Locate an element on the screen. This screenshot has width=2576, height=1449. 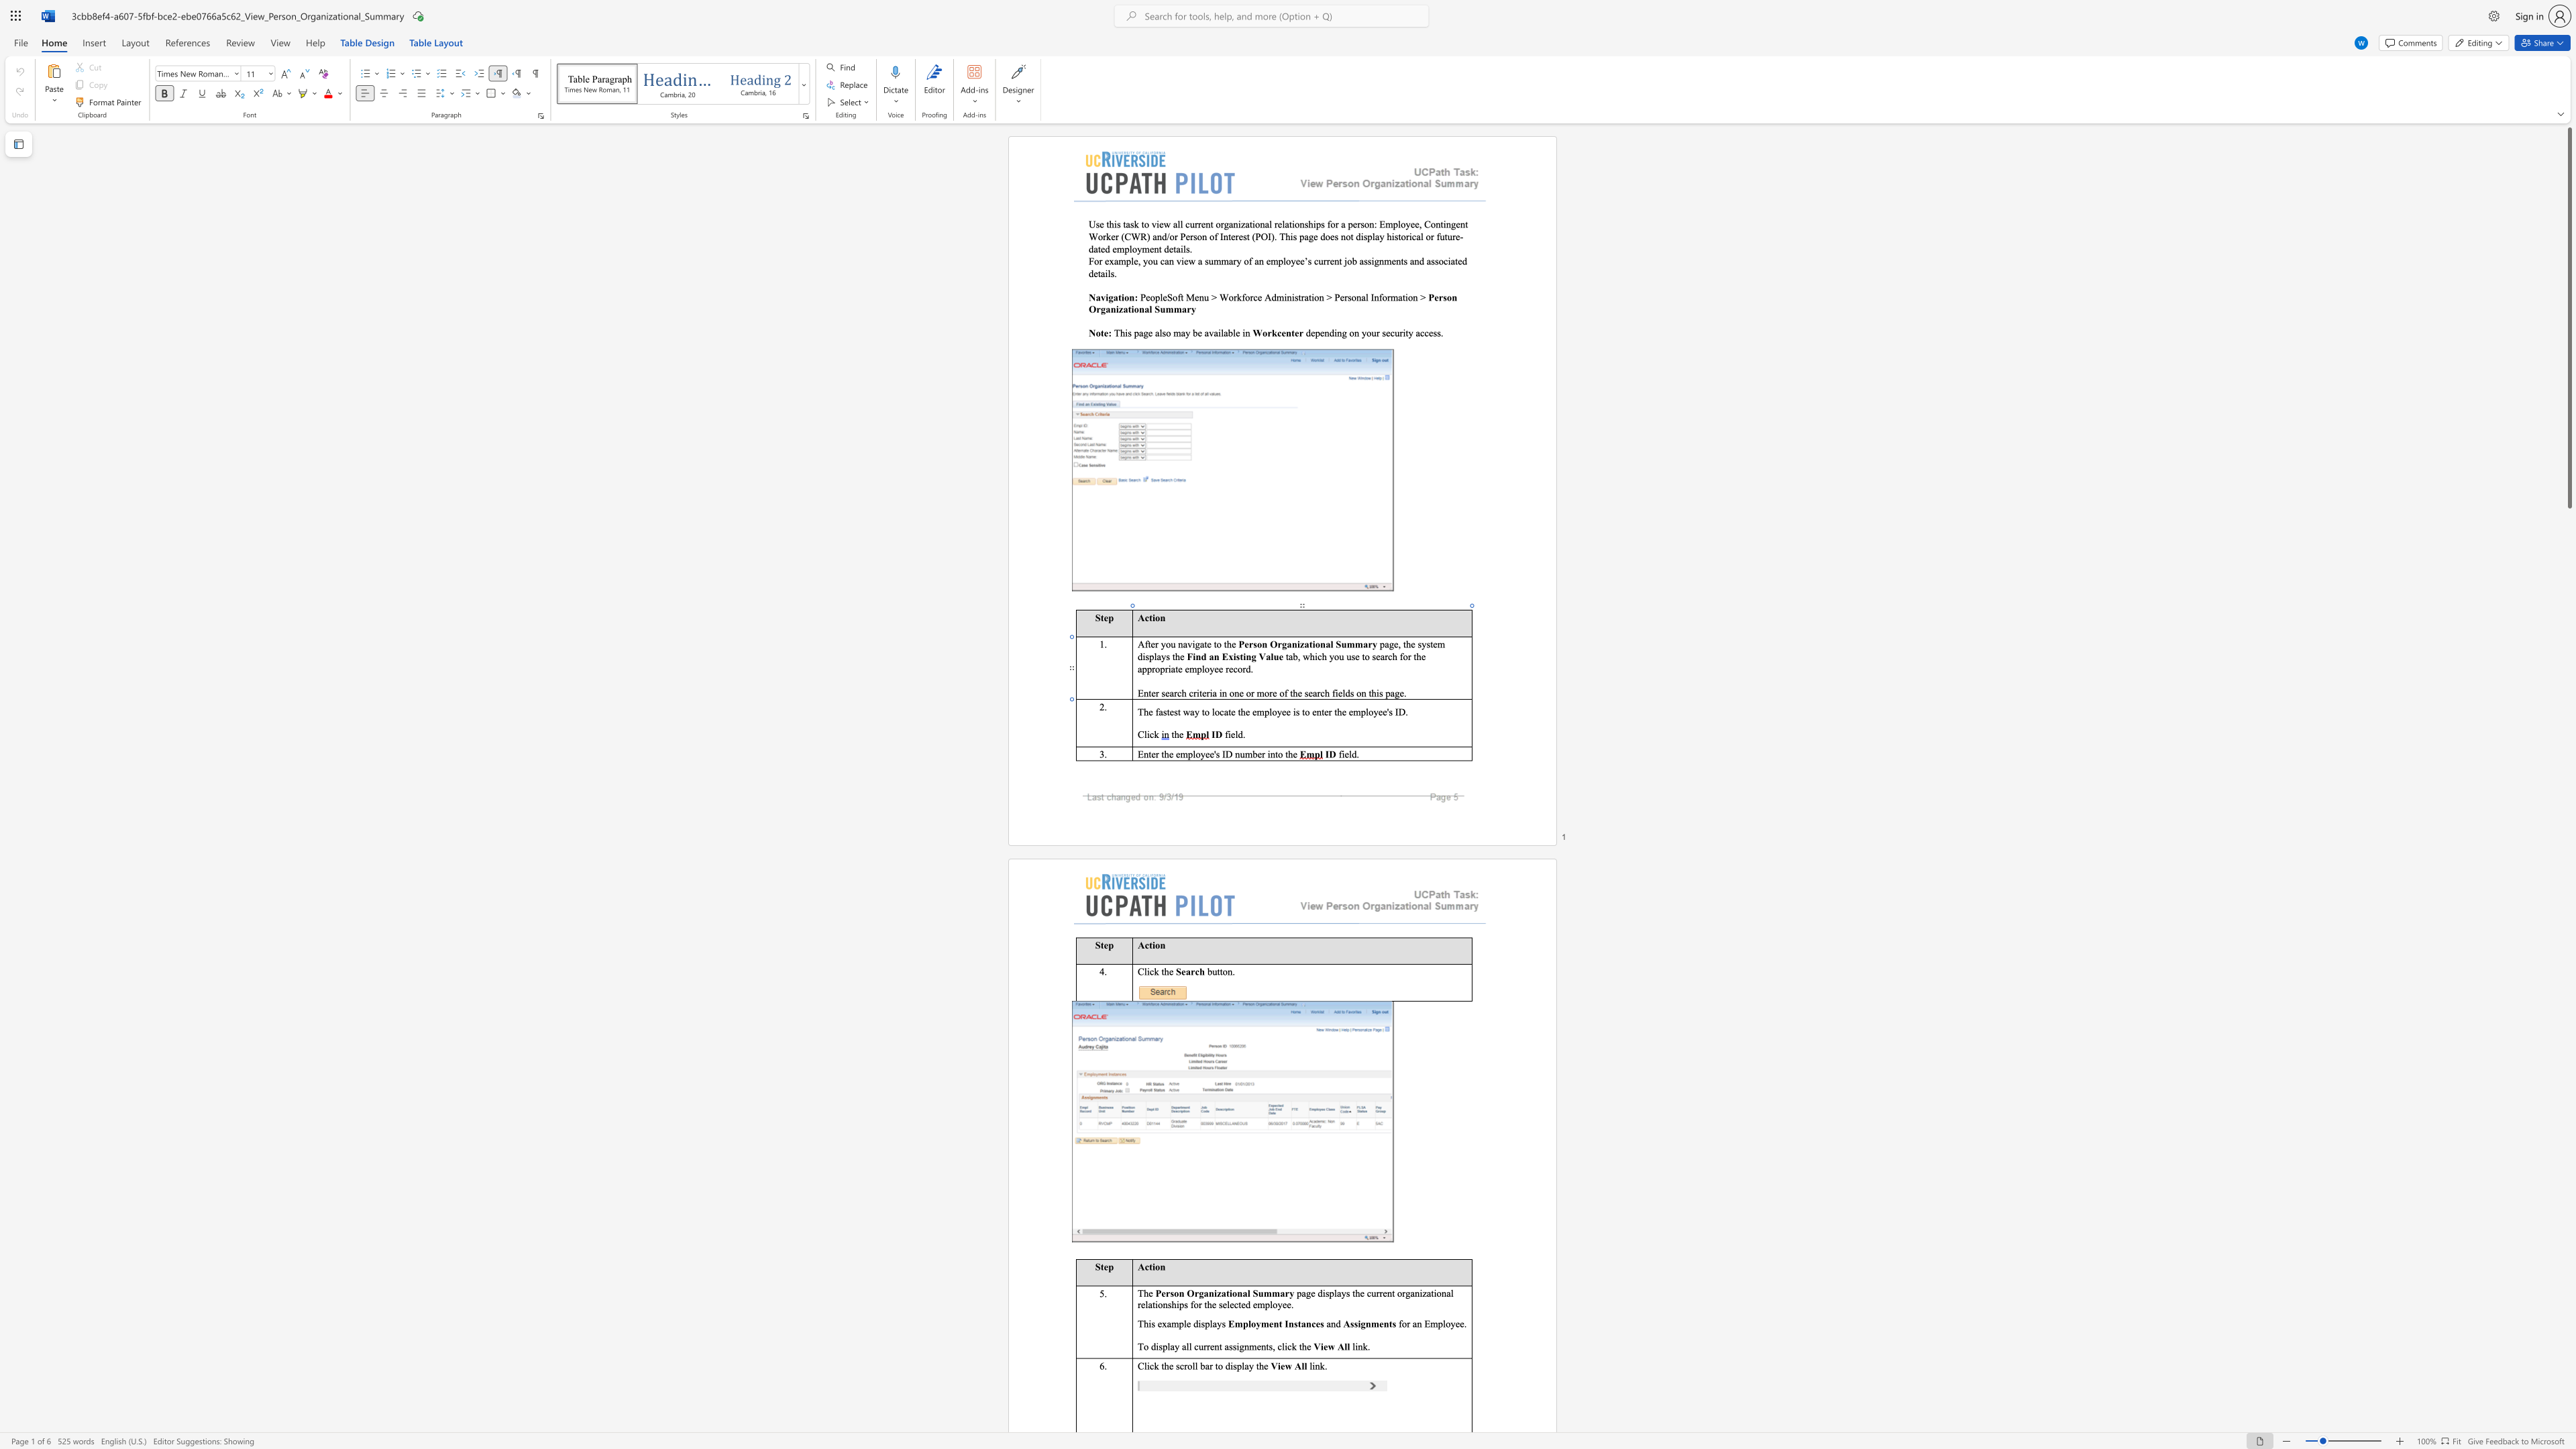
the space between the continuous character "s" and "s" in the text is located at coordinates (1353, 1322).